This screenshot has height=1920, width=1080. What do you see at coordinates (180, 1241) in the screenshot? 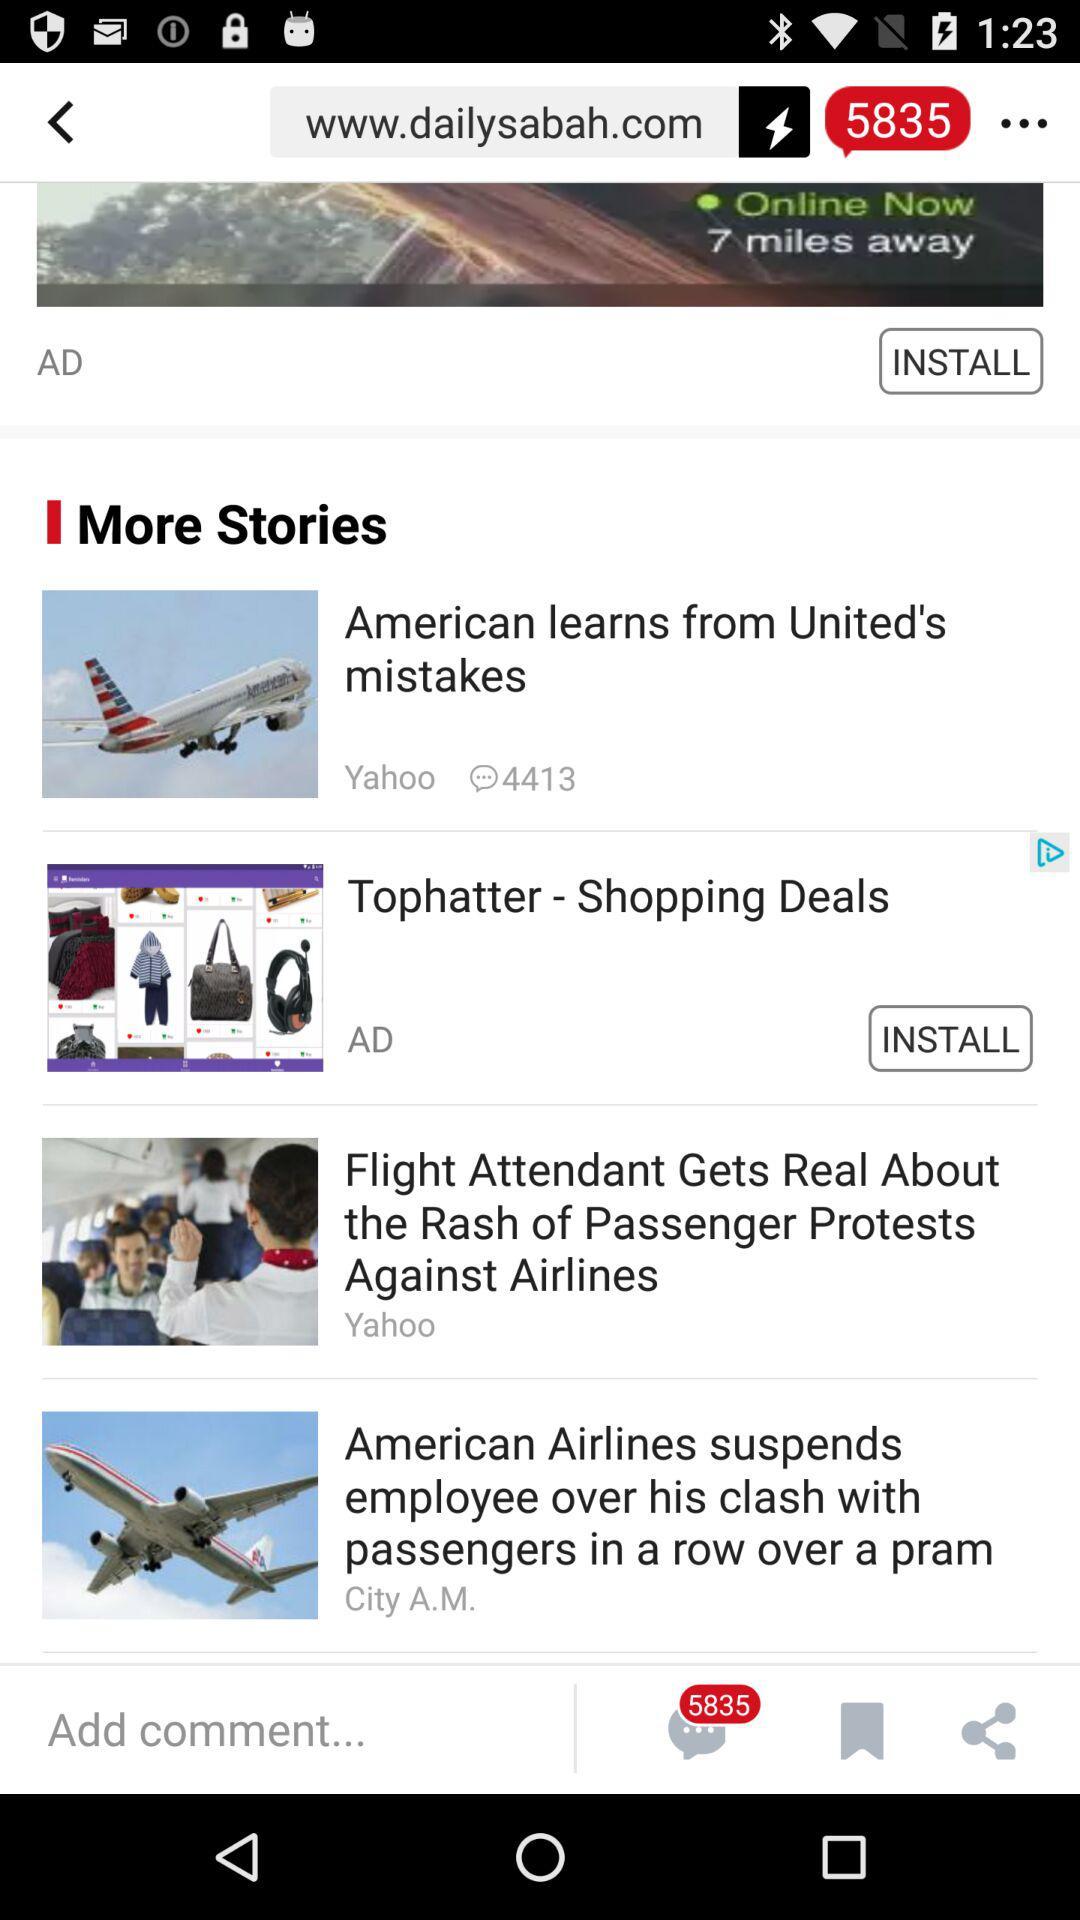
I see `second image from bottom` at bounding box center [180, 1241].